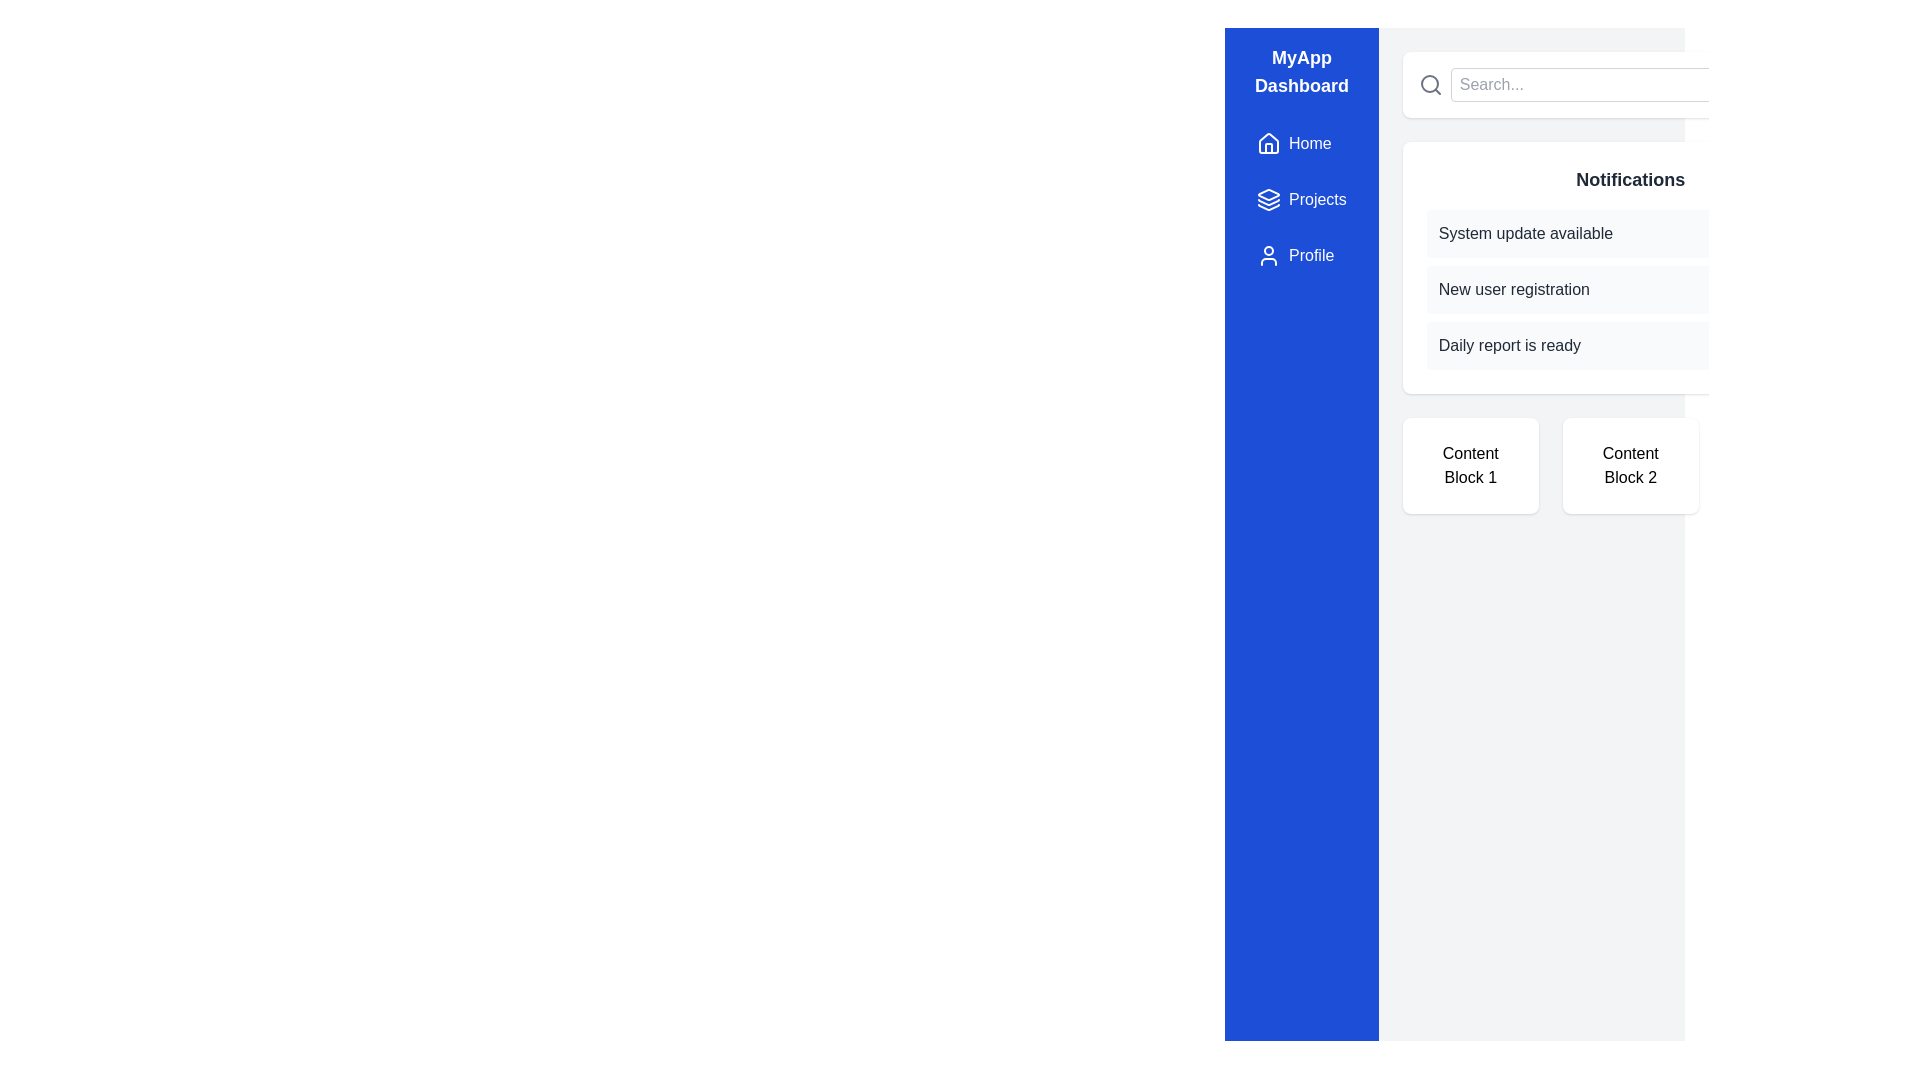  Describe the element at coordinates (1429, 83) in the screenshot. I see `the search icon button represented by a magnifying glass in the top-right corner of the interface` at that location.